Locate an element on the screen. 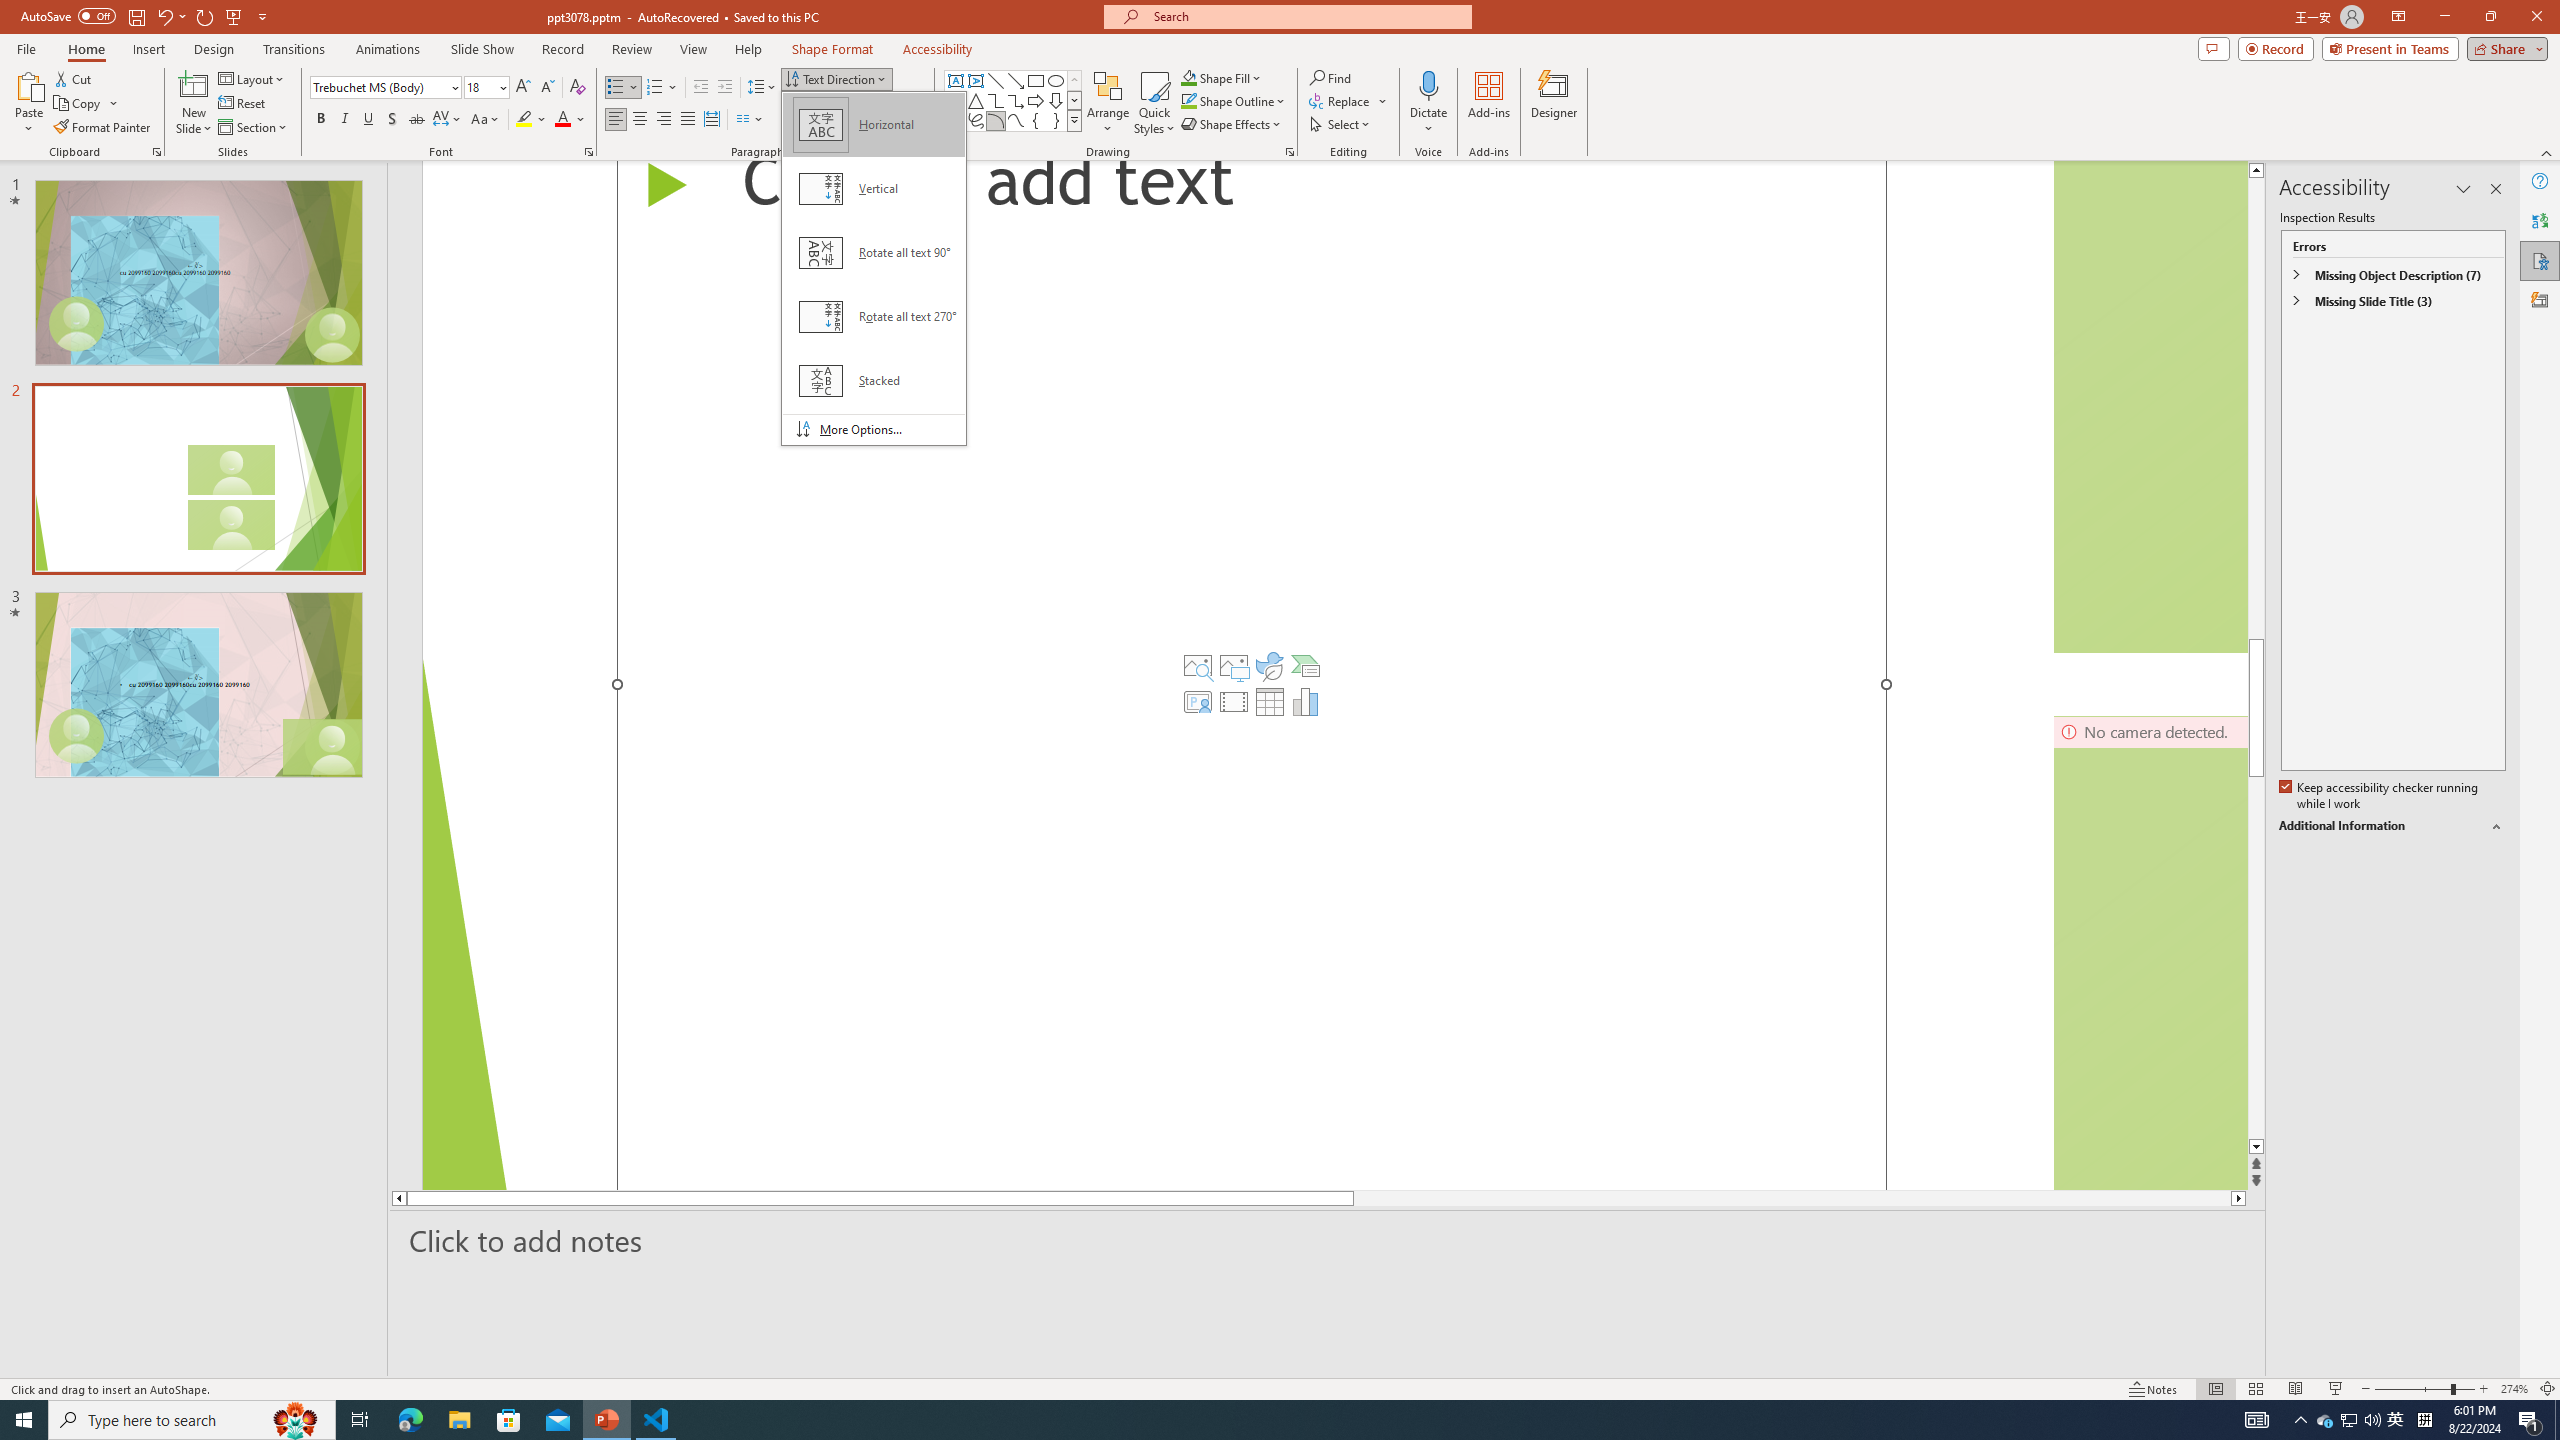 The width and height of the screenshot is (2560, 1440). 'Keep accessibility checker running while I work' is located at coordinates (2380, 796).